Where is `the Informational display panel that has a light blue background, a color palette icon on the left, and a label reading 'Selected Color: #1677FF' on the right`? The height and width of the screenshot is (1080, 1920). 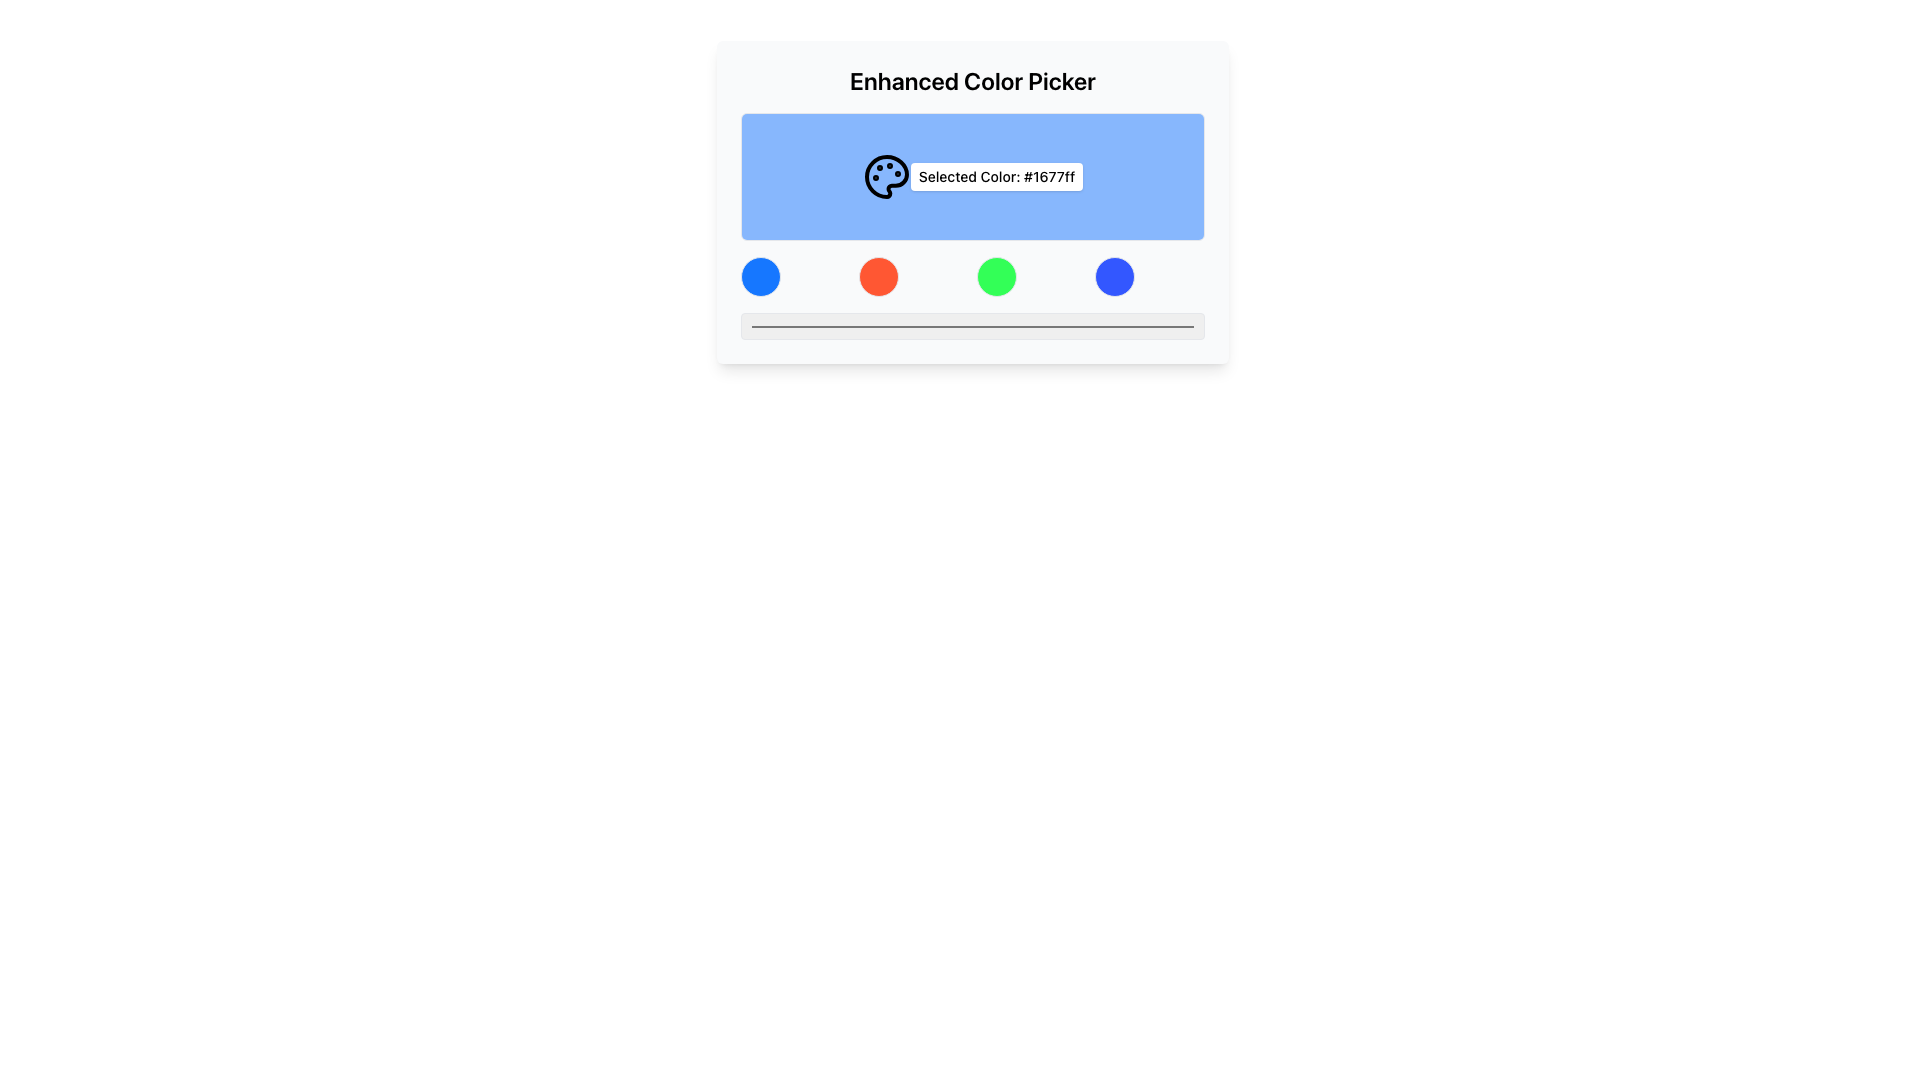 the Informational display panel that has a light blue background, a color palette icon on the left, and a label reading 'Selected Color: #1677FF' on the right is located at coordinates (973, 176).